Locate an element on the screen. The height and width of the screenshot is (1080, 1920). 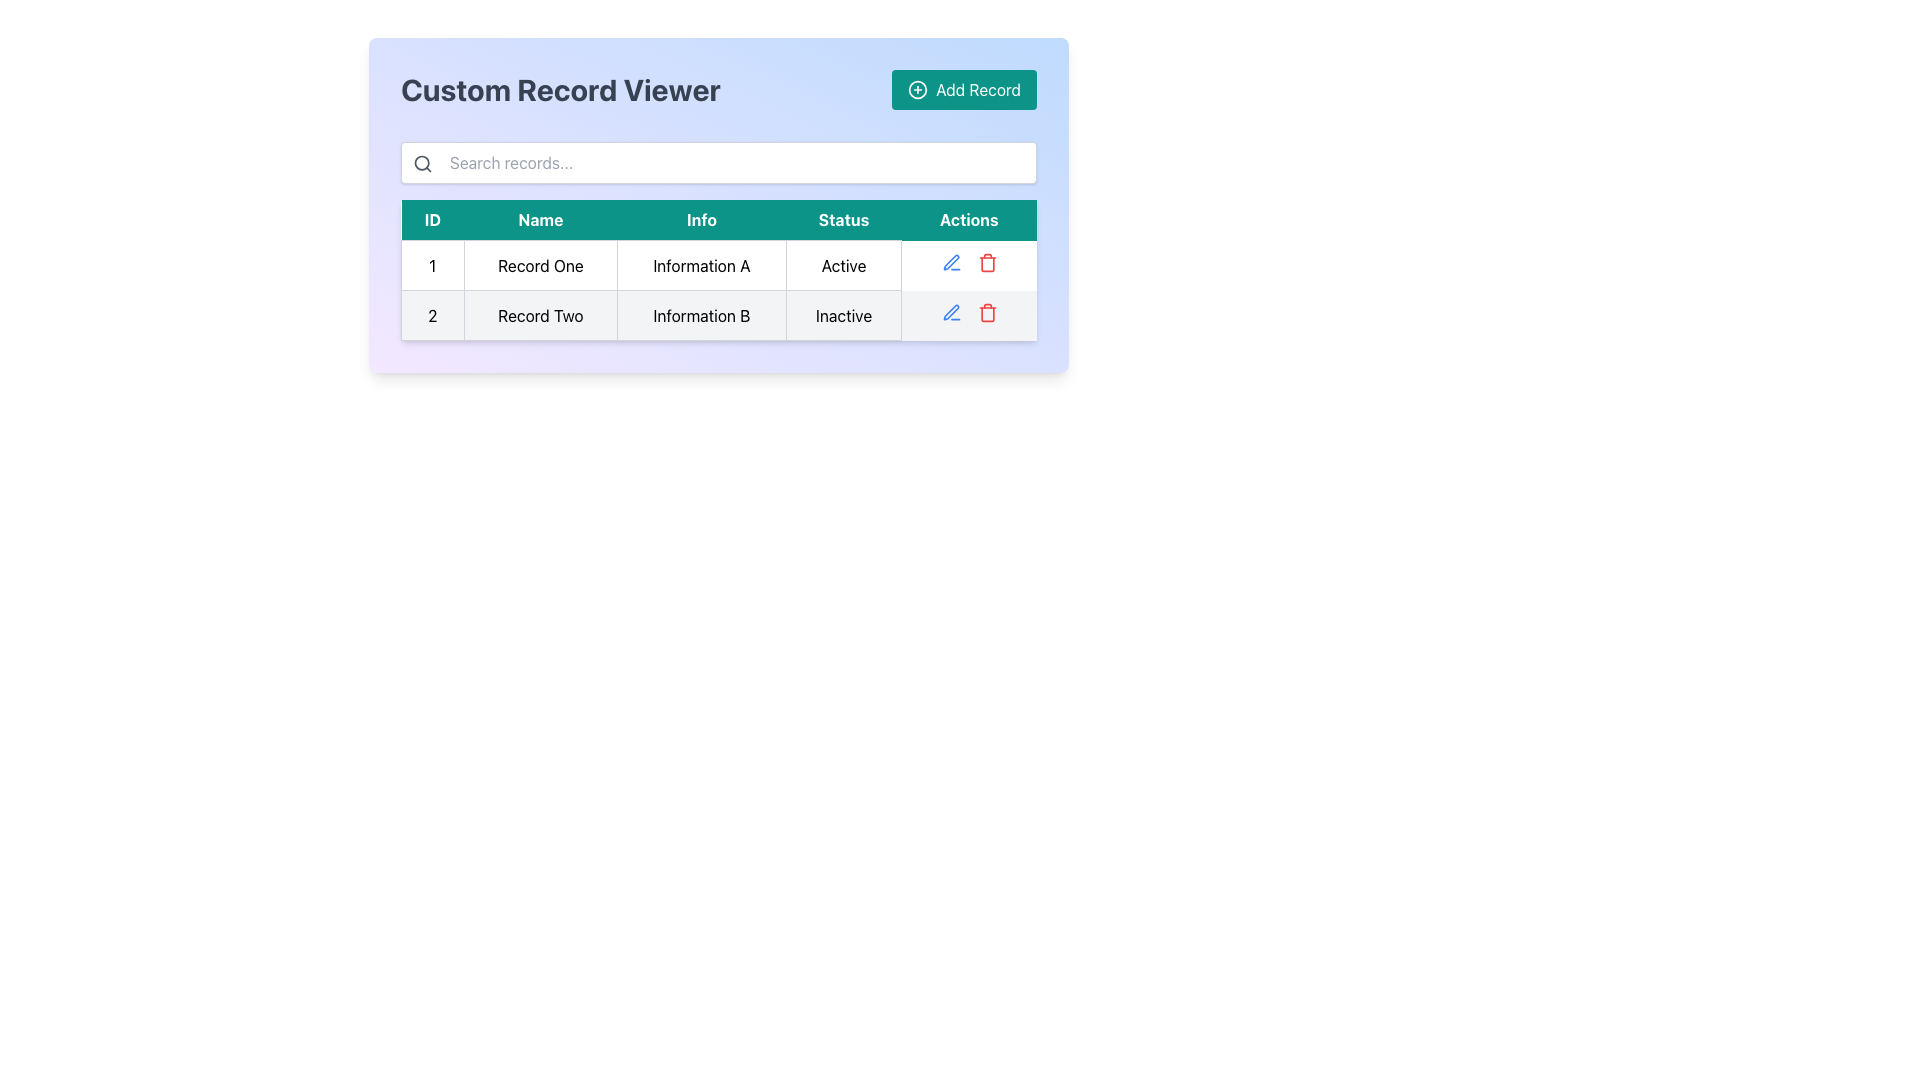
the interactive trash can icon located in the last column of the second row of the data table for the 'Record Two' entry to trigger the hover effect is located at coordinates (987, 312).